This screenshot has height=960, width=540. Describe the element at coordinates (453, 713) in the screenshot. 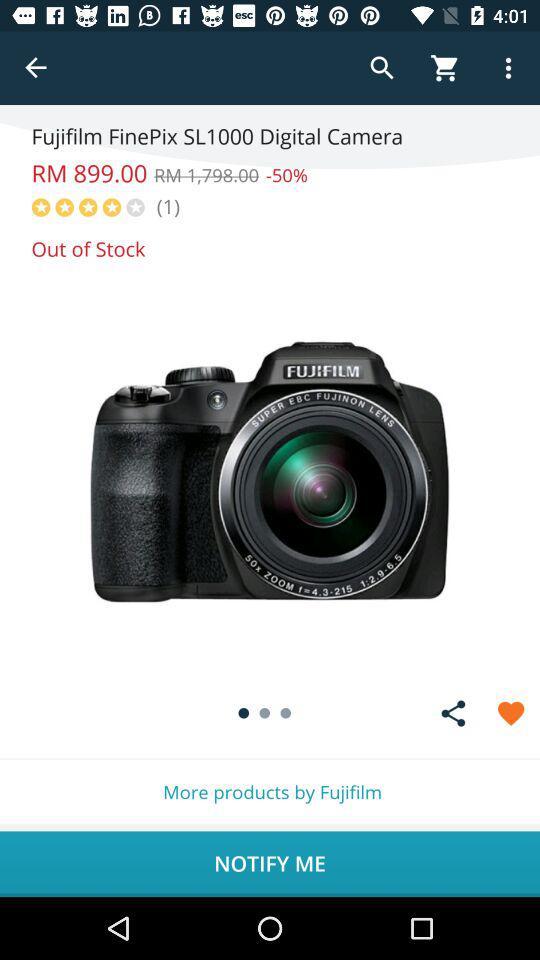

I see `the share icon` at that location.